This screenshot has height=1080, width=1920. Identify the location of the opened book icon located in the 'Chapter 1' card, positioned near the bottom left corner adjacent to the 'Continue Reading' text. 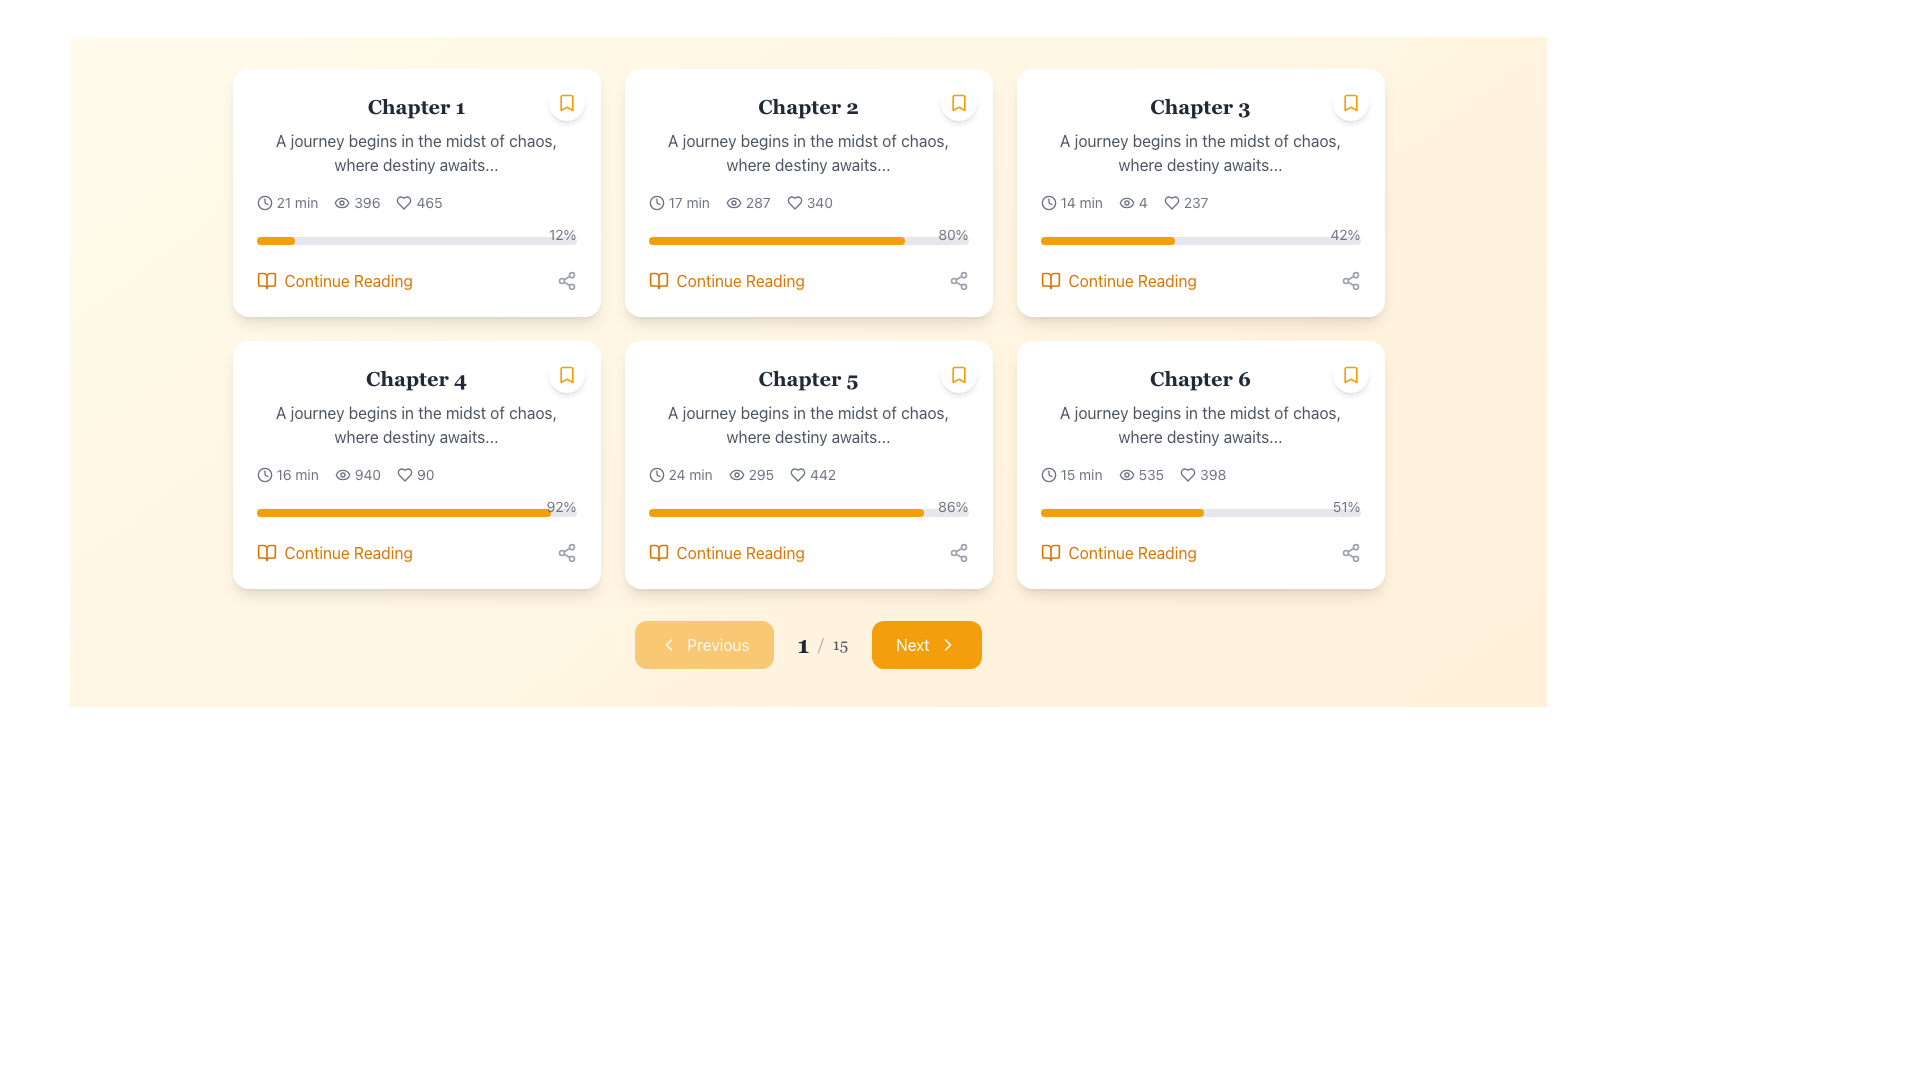
(265, 281).